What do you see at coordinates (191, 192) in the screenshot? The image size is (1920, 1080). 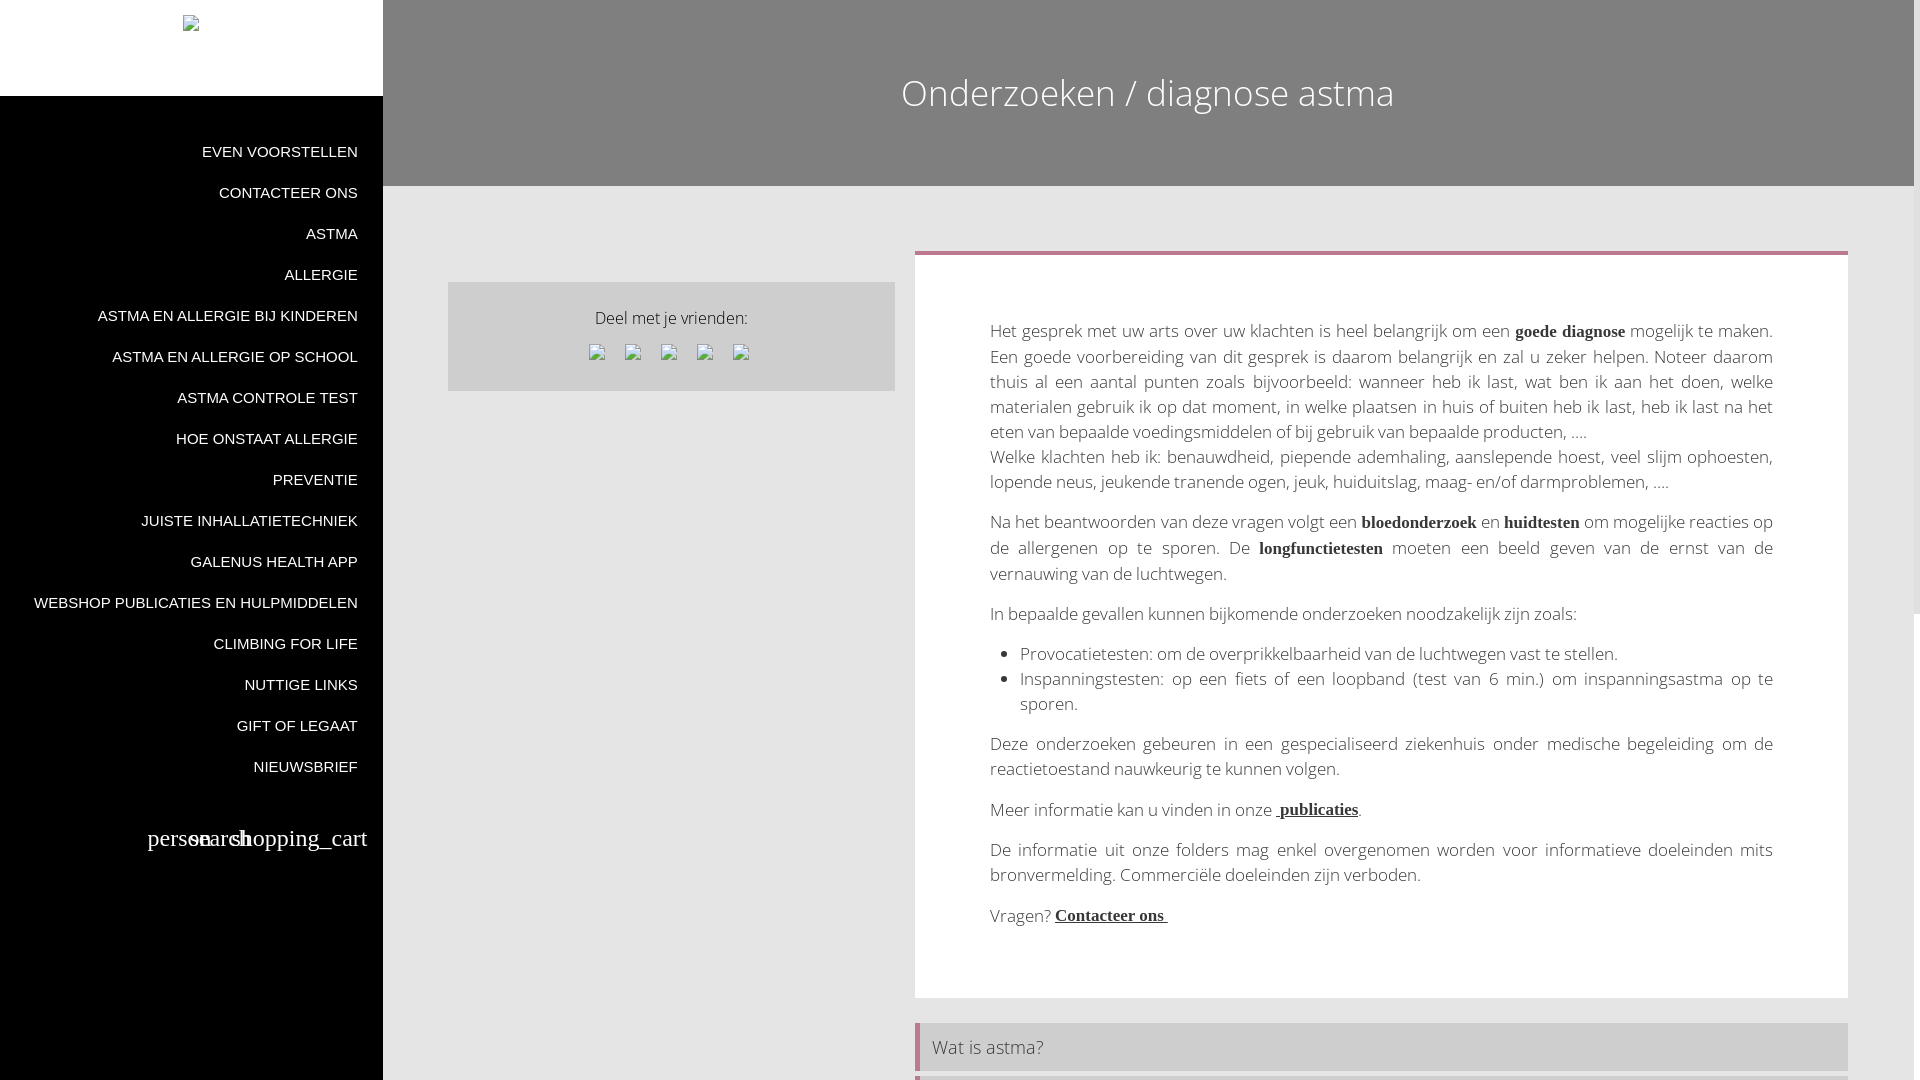 I see `'CONTACTEER ONS'` at bounding box center [191, 192].